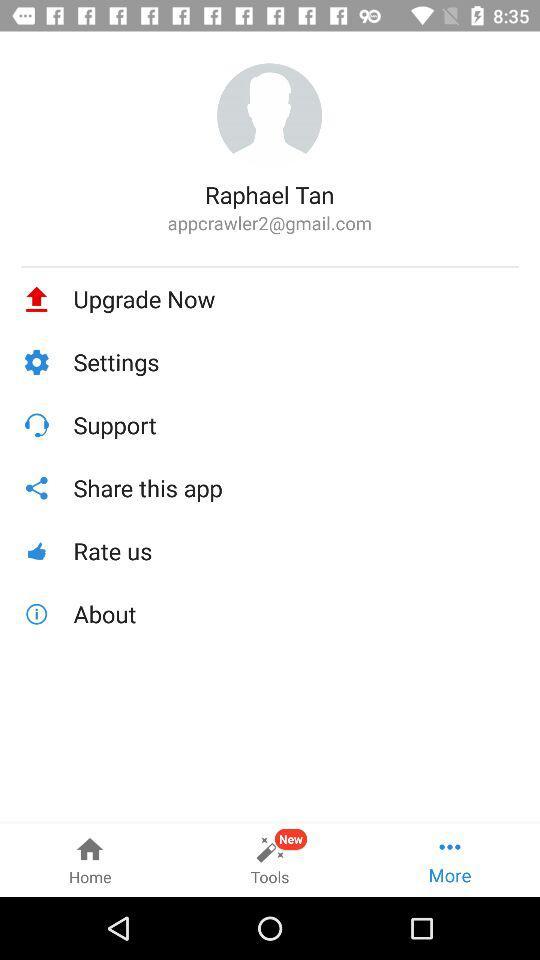  Describe the element at coordinates (270, 265) in the screenshot. I see `item below the appcrawler2@gmail.com icon` at that location.